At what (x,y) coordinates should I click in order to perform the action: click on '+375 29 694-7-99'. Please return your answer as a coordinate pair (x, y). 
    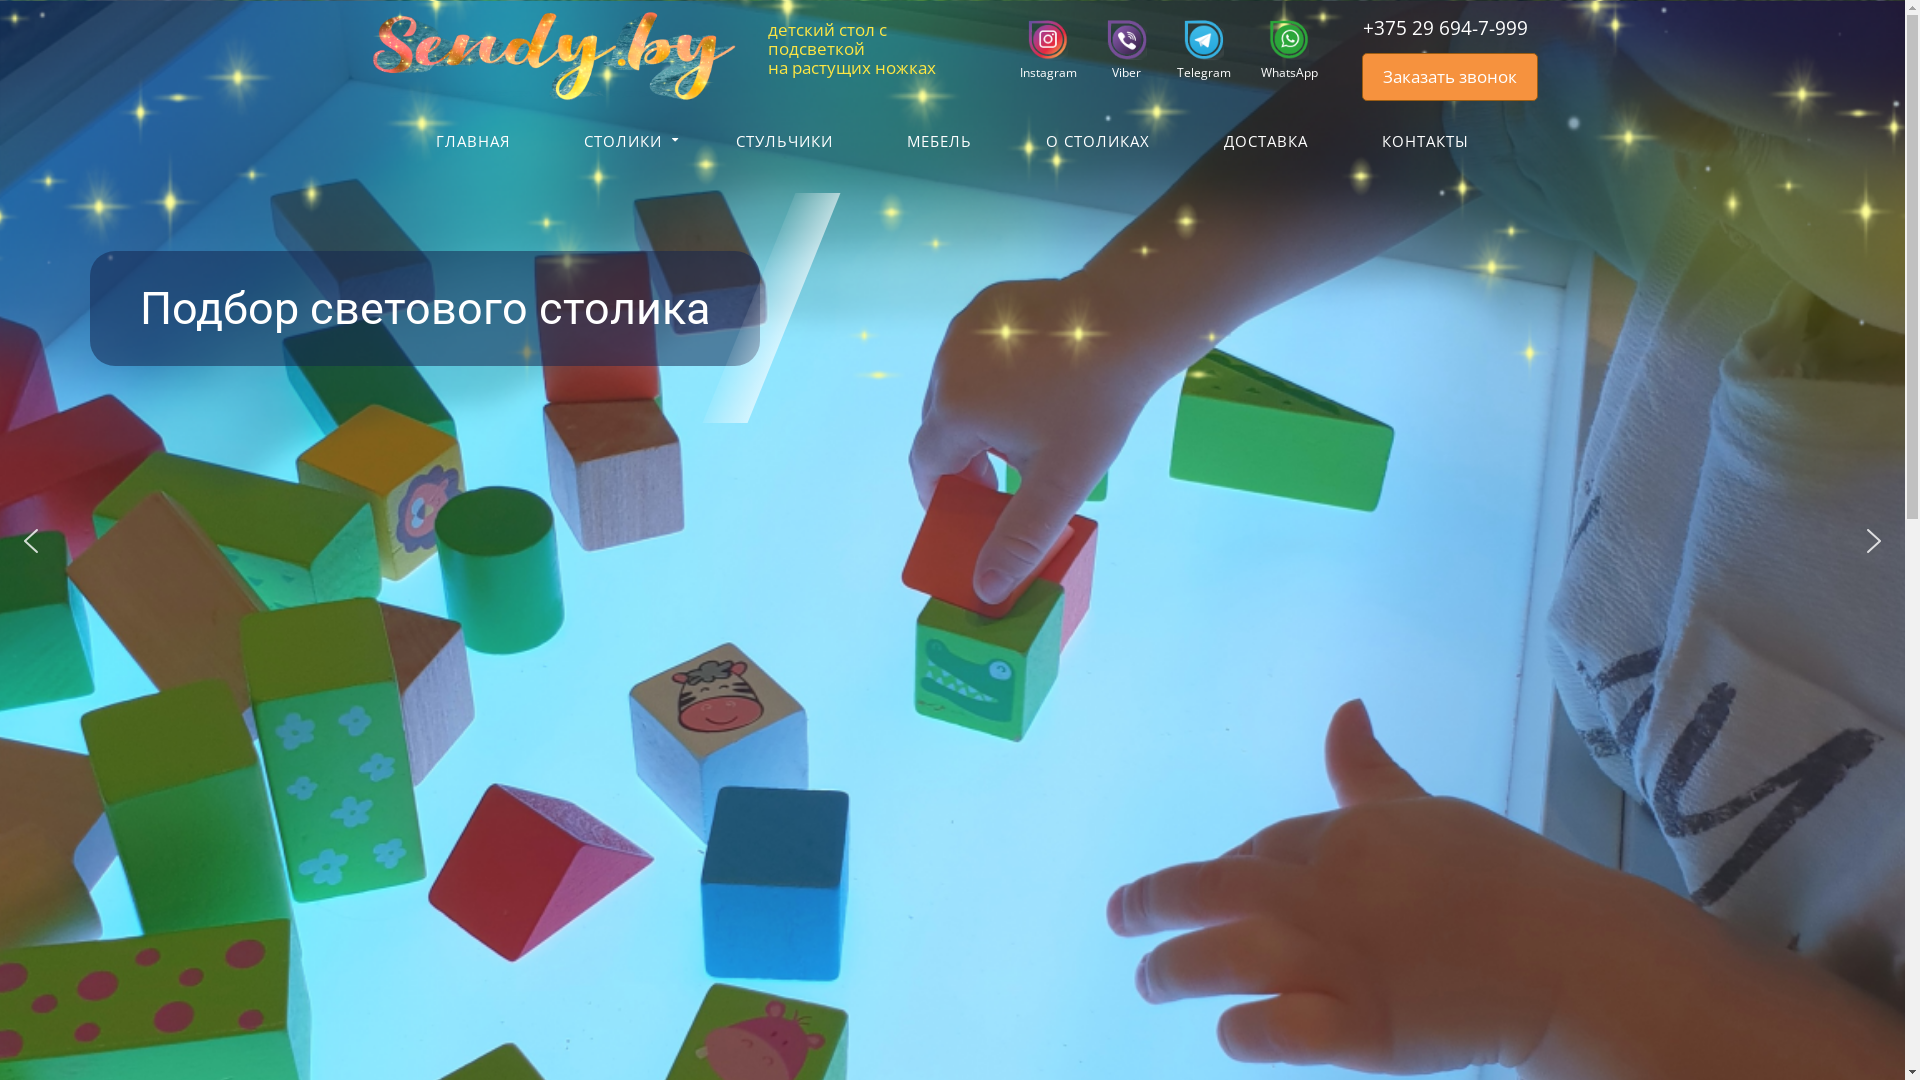
    Looking at the image, I should click on (1430, 27).